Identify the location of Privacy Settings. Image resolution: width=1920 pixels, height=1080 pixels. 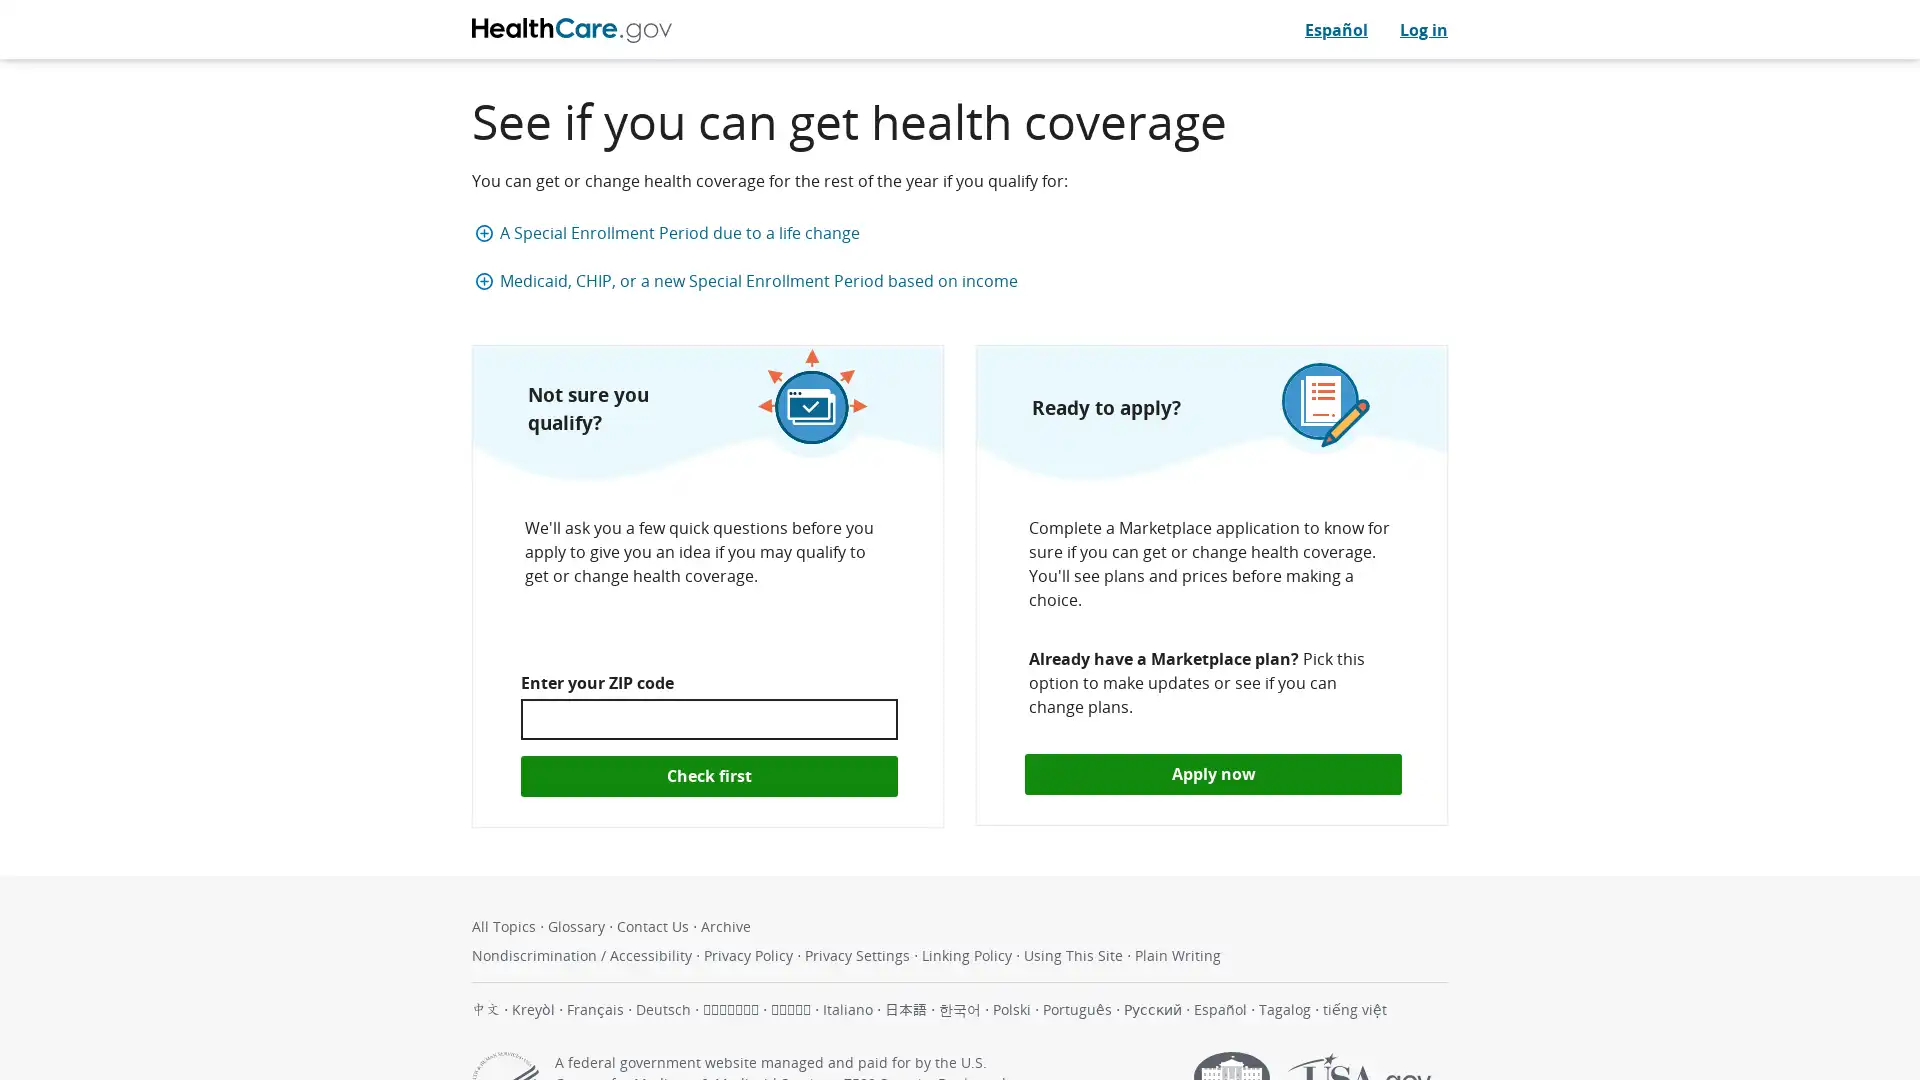
(859, 953).